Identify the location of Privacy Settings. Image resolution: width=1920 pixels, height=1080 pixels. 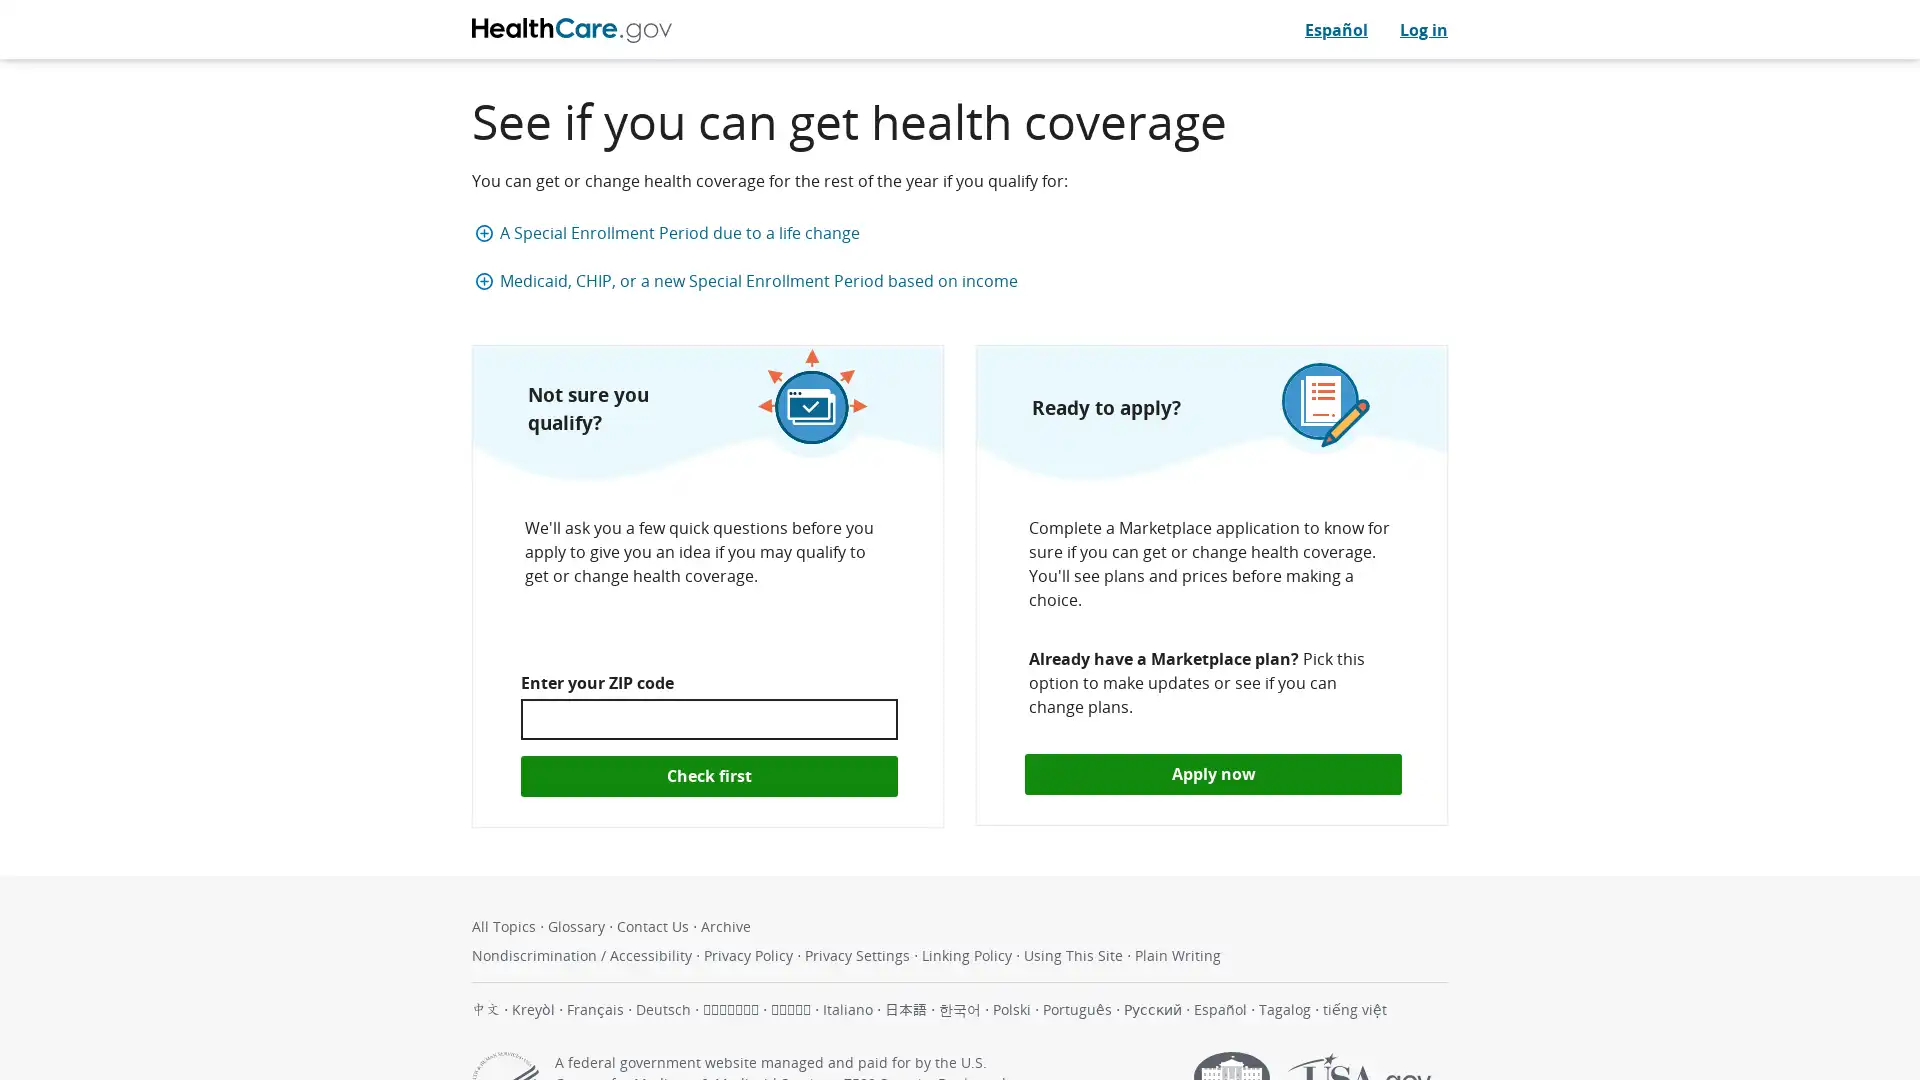
(859, 953).